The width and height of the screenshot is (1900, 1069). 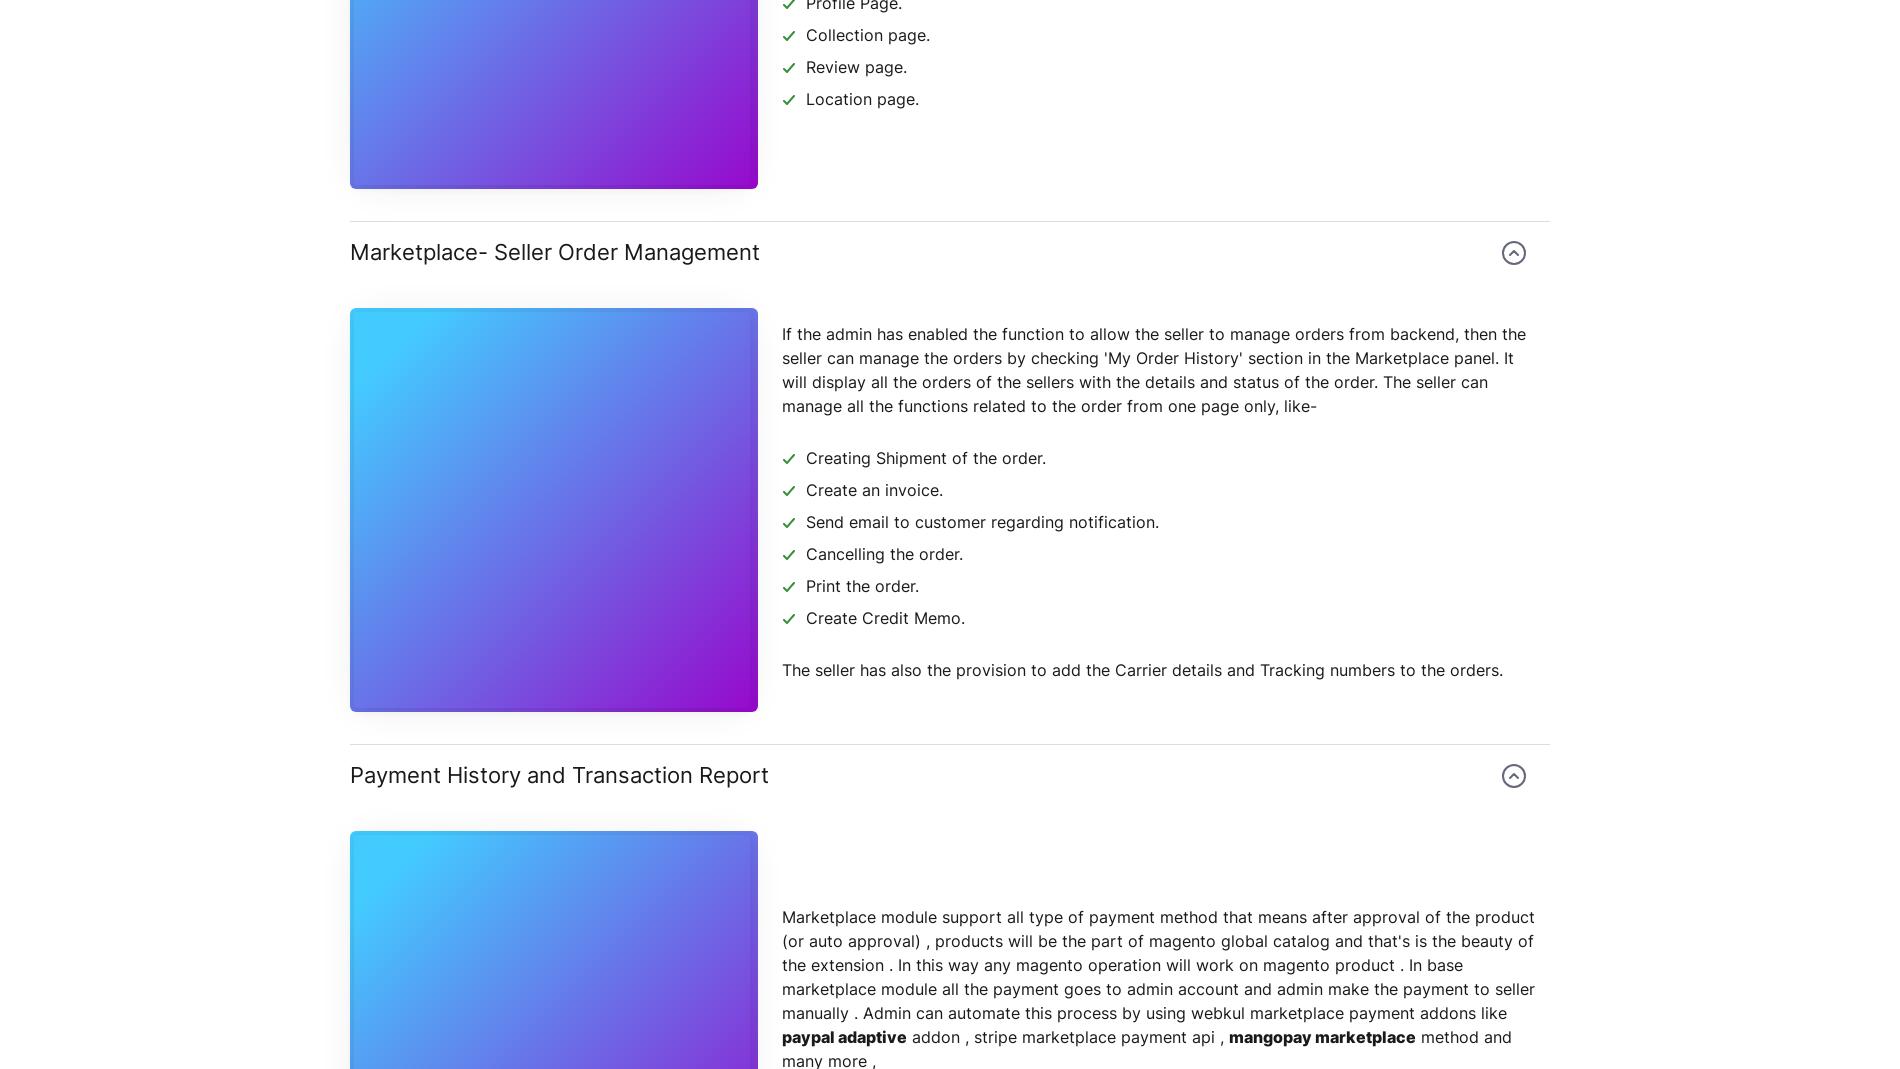 What do you see at coordinates (873, 489) in the screenshot?
I see `'Create an invoice.'` at bounding box center [873, 489].